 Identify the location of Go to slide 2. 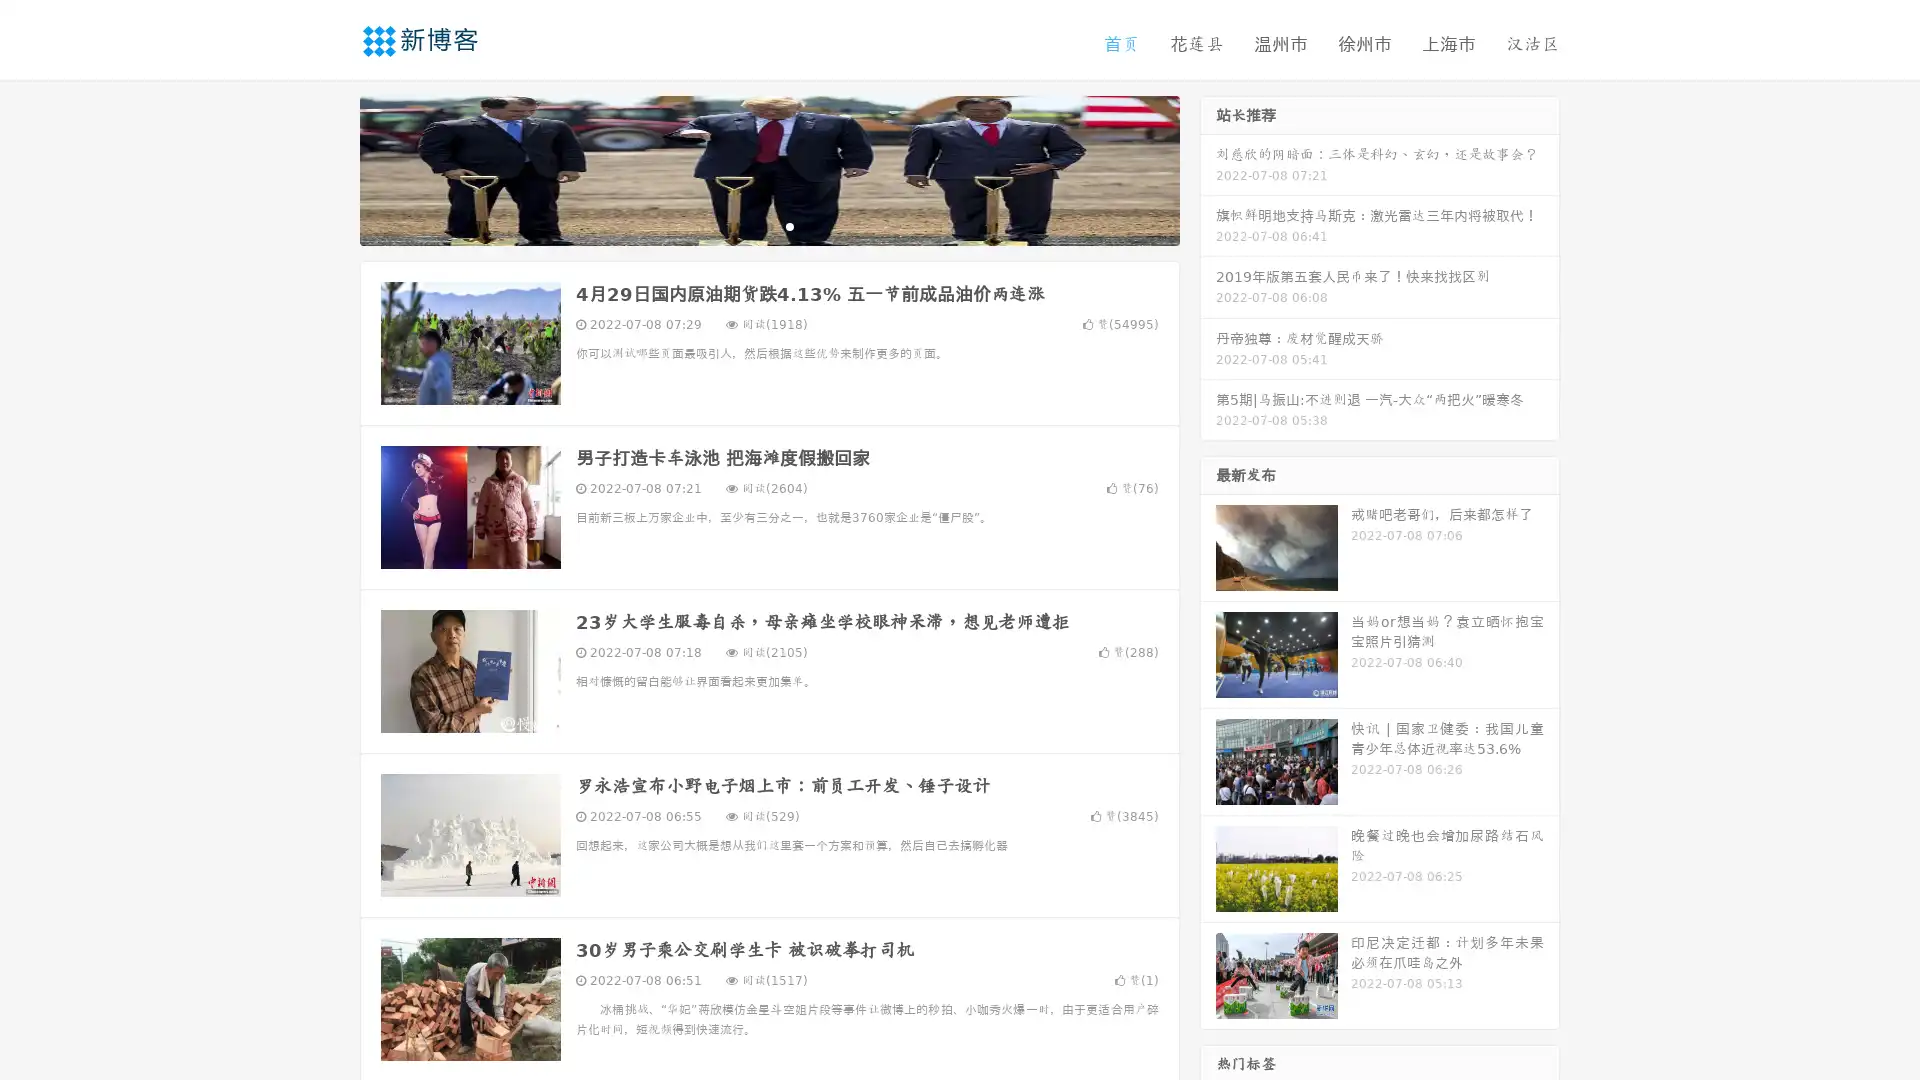
(768, 225).